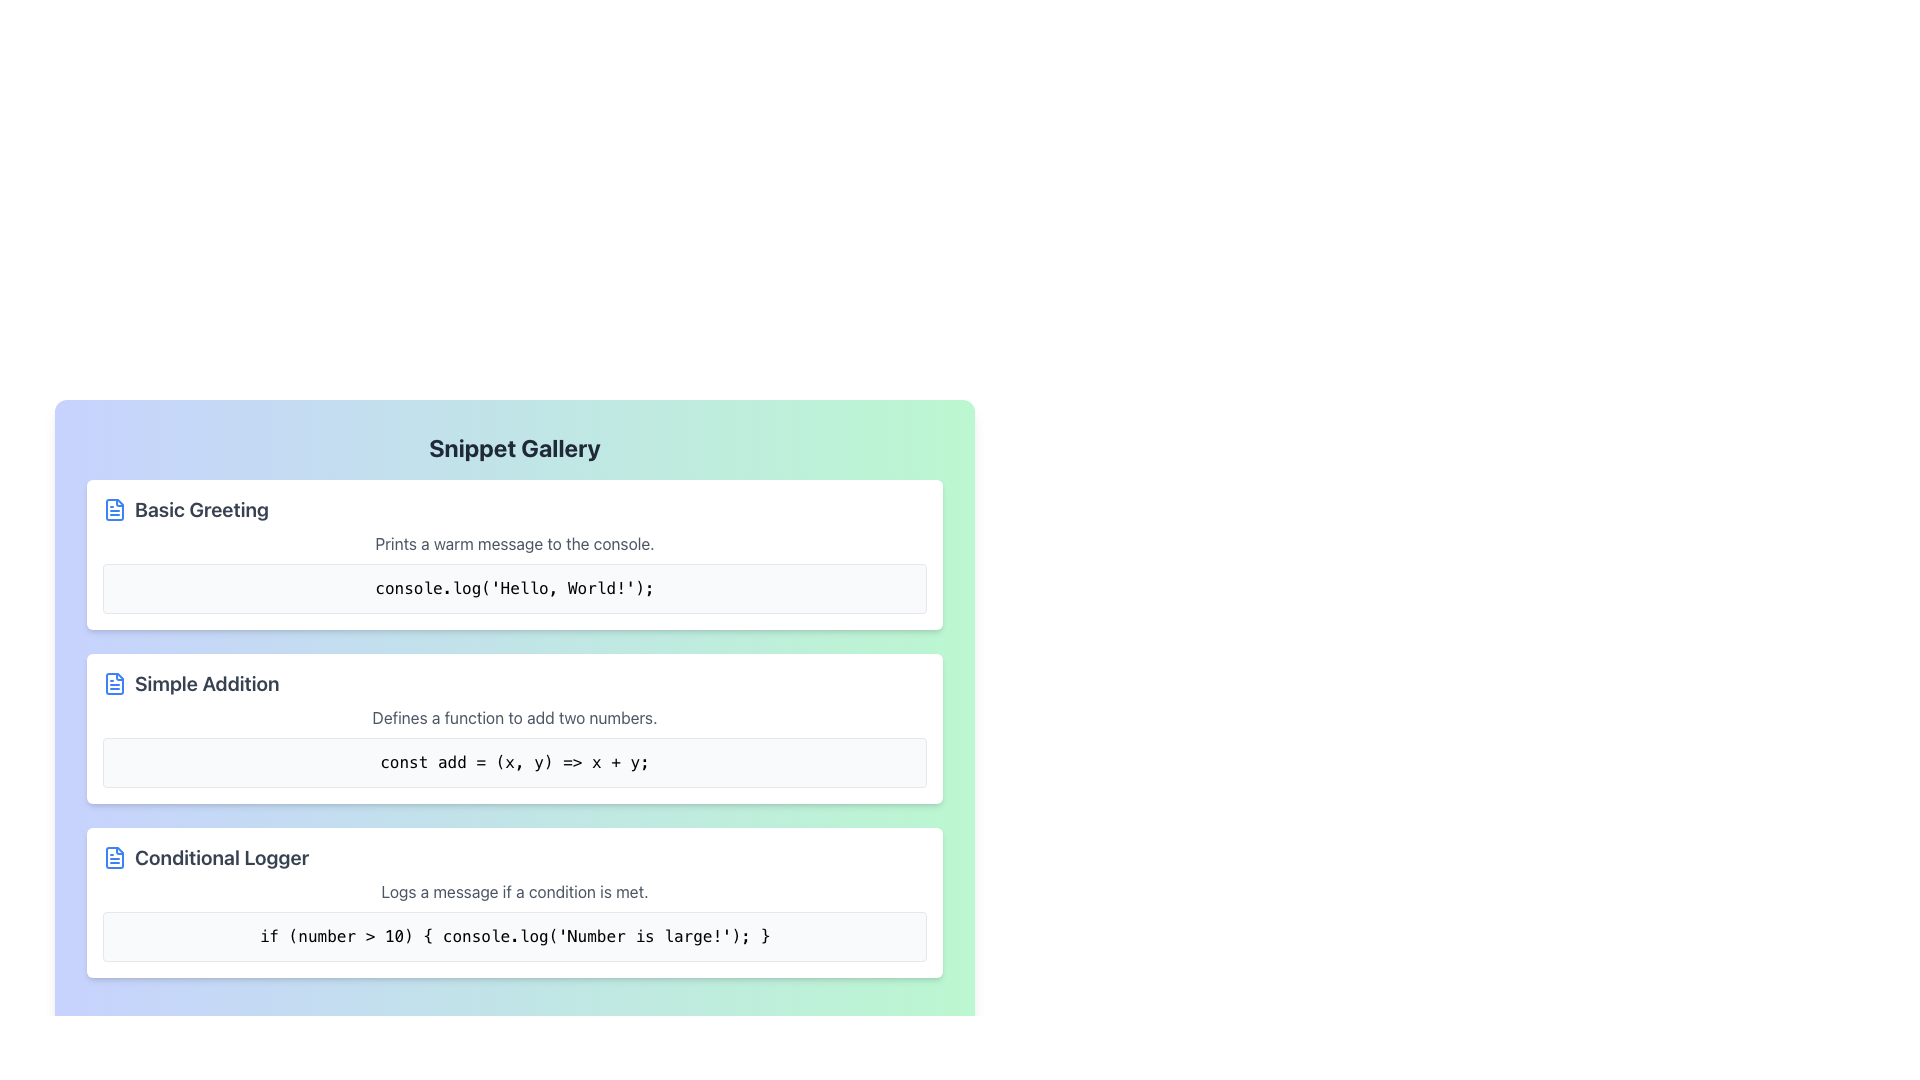 The image size is (1920, 1080). Describe the element at coordinates (514, 763) in the screenshot. I see `the text block styled as a code snippet displaying a JavaScript function for addition, located in the 'Simple Addition' section beneath the description 'Defines a function to add two numbers.'` at that location.